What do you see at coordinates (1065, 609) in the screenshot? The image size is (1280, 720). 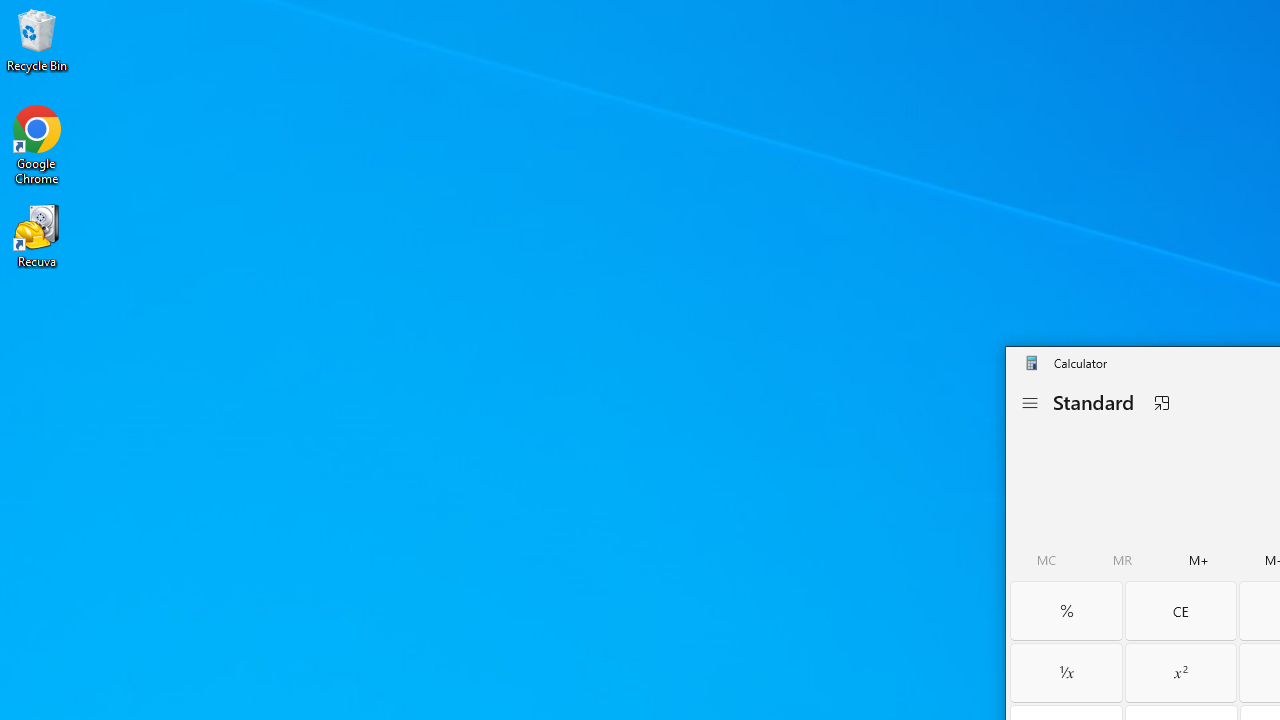 I see `'Percent'` at bounding box center [1065, 609].